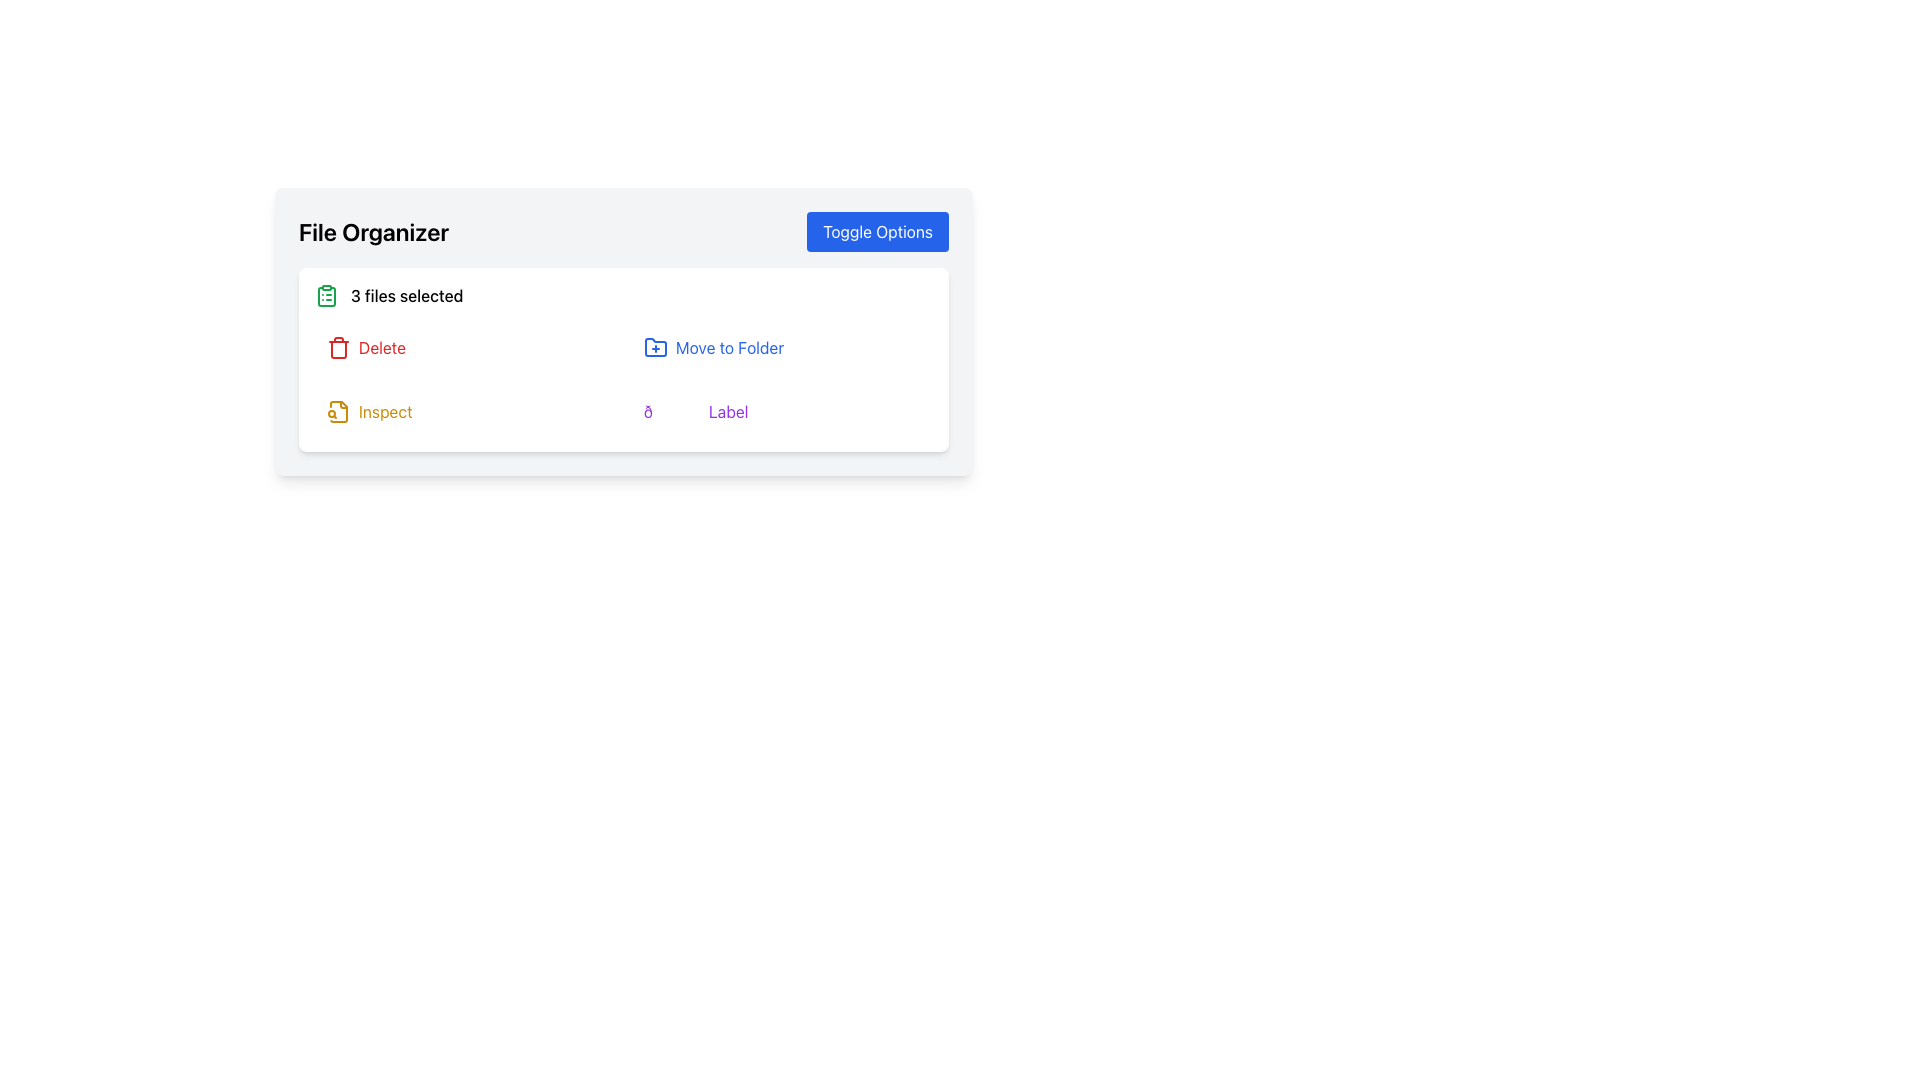 Image resolution: width=1920 pixels, height=1080 pixels. Describe the element at coordinates (339, 411) in the screenshot. I see `the yellow document icon with a magnifying glass that is located to the left of the 'Inspect' label in the lower left corner of the interface` at that location.